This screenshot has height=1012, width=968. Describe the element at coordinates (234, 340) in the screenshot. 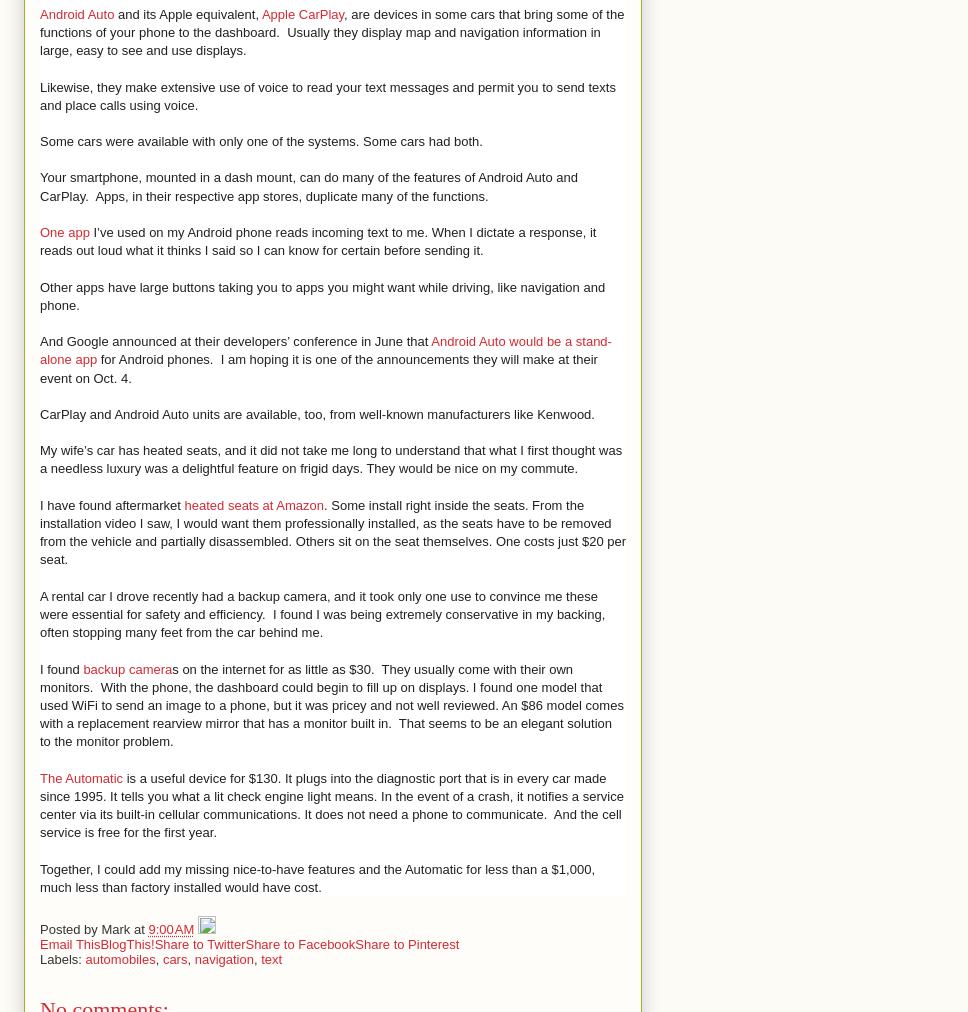

I see `'And Google announced at their developers’ conference in June that'` at that location.